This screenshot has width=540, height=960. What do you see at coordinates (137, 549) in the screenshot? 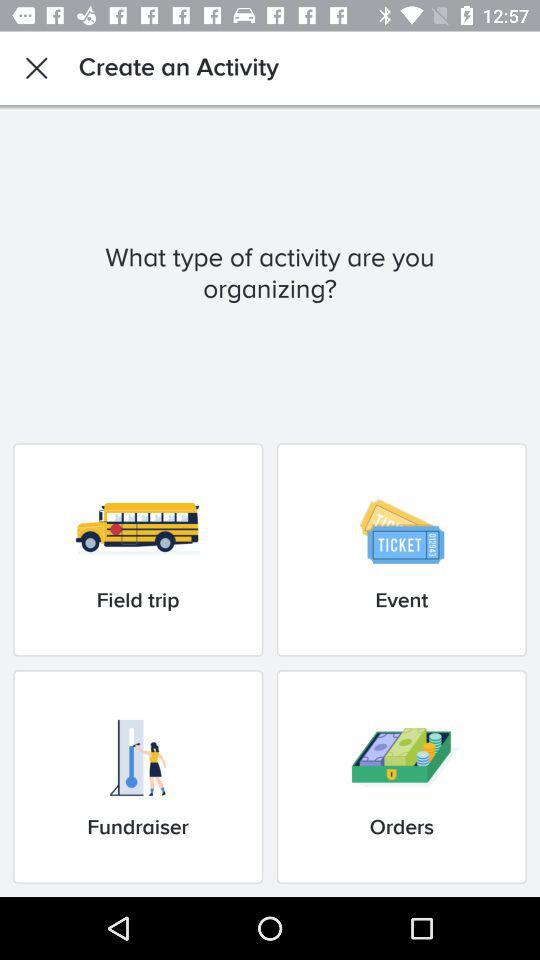
I see `the field trip` at bounding box center [137, 549].